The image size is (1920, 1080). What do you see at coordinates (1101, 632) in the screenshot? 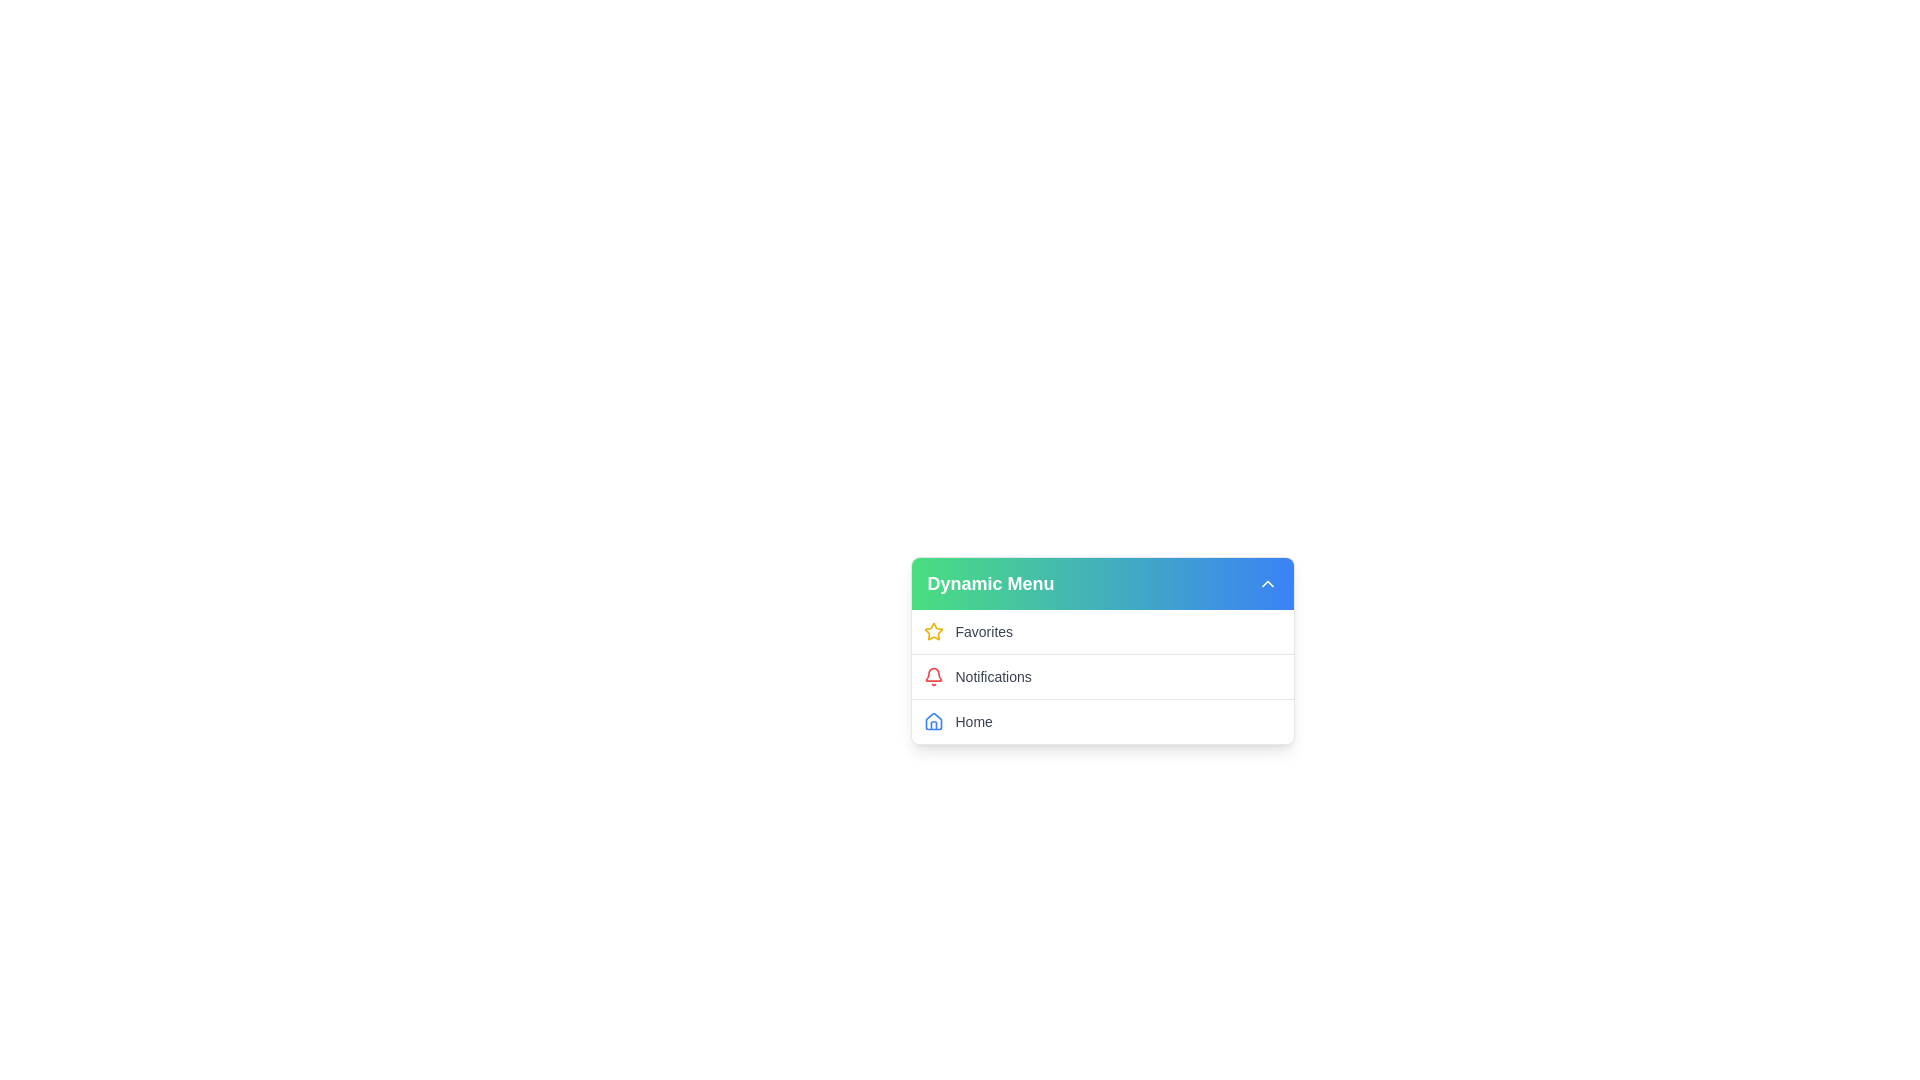
I see `the menu item labeled Favorites` at bounding box center [1101, 632].